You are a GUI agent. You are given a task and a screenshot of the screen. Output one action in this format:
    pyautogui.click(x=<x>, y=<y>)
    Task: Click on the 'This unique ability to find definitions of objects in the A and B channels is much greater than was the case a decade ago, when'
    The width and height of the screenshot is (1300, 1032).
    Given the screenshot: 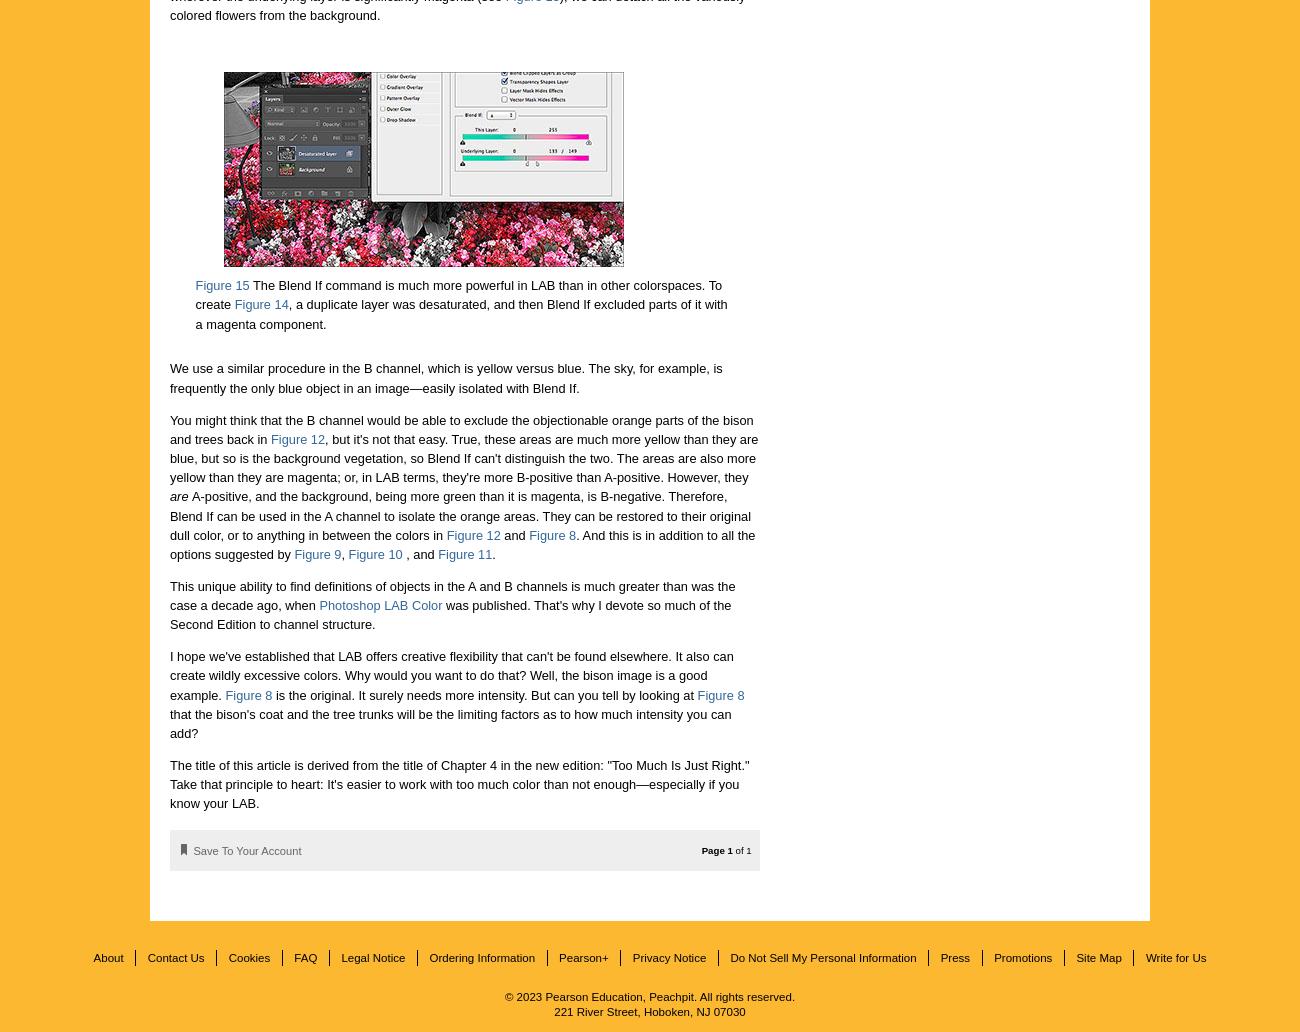 What is the action you would take?
    pyautogui.click(x=170, y=595)
    